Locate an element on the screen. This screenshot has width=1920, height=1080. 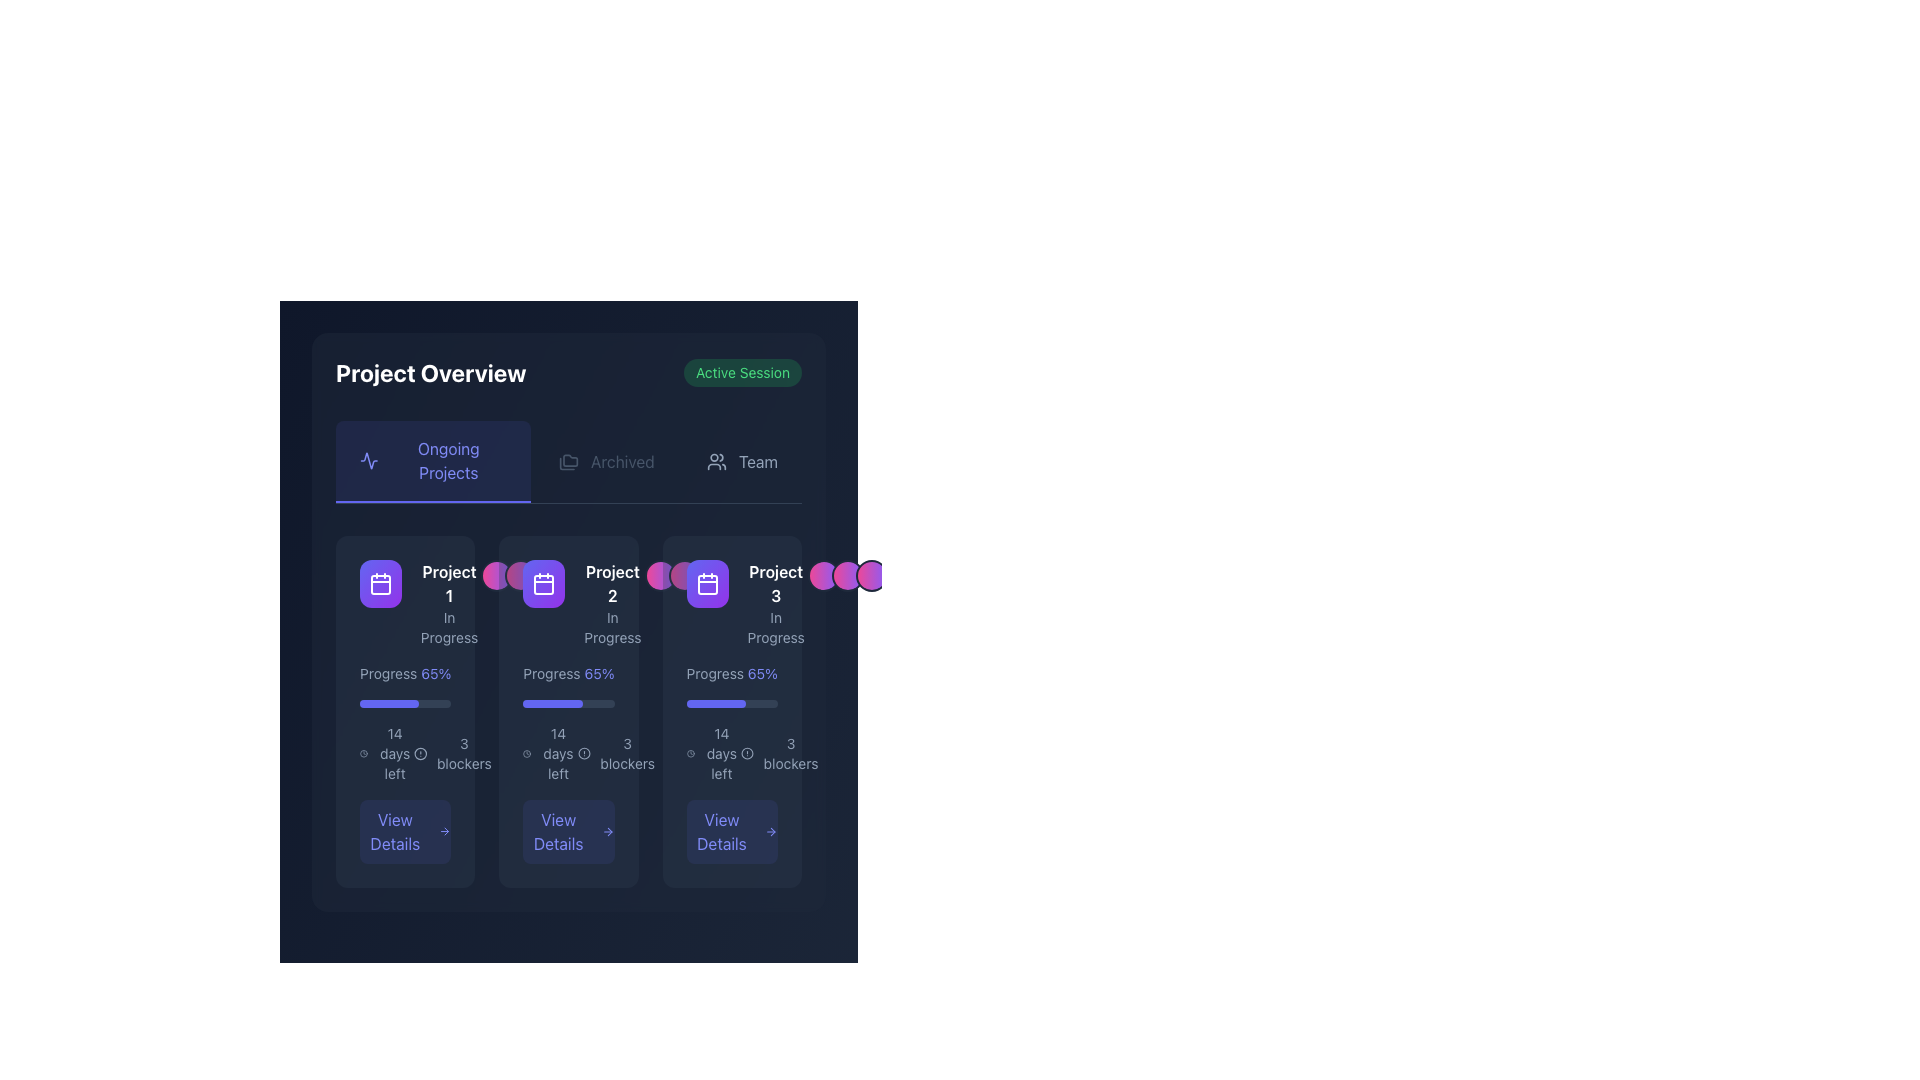
the progress percentage text element (65%) related to 'Project 3' located in the 'Progress' section of the dashboard is located at coordinates (762, 674).